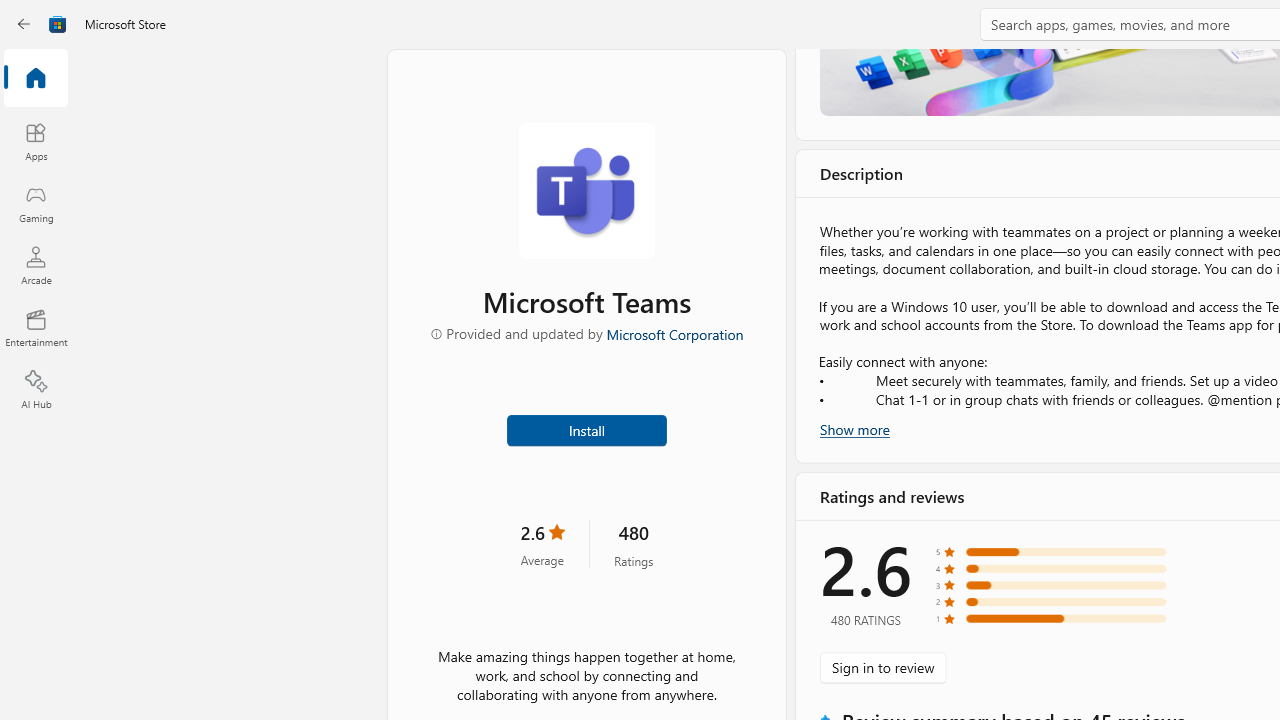 Image resolution: width=1280 pixels, height=720 pixels. Describe the element at coordinates (35, 264) in the screenshot. I see `'Arcade'` at that location.